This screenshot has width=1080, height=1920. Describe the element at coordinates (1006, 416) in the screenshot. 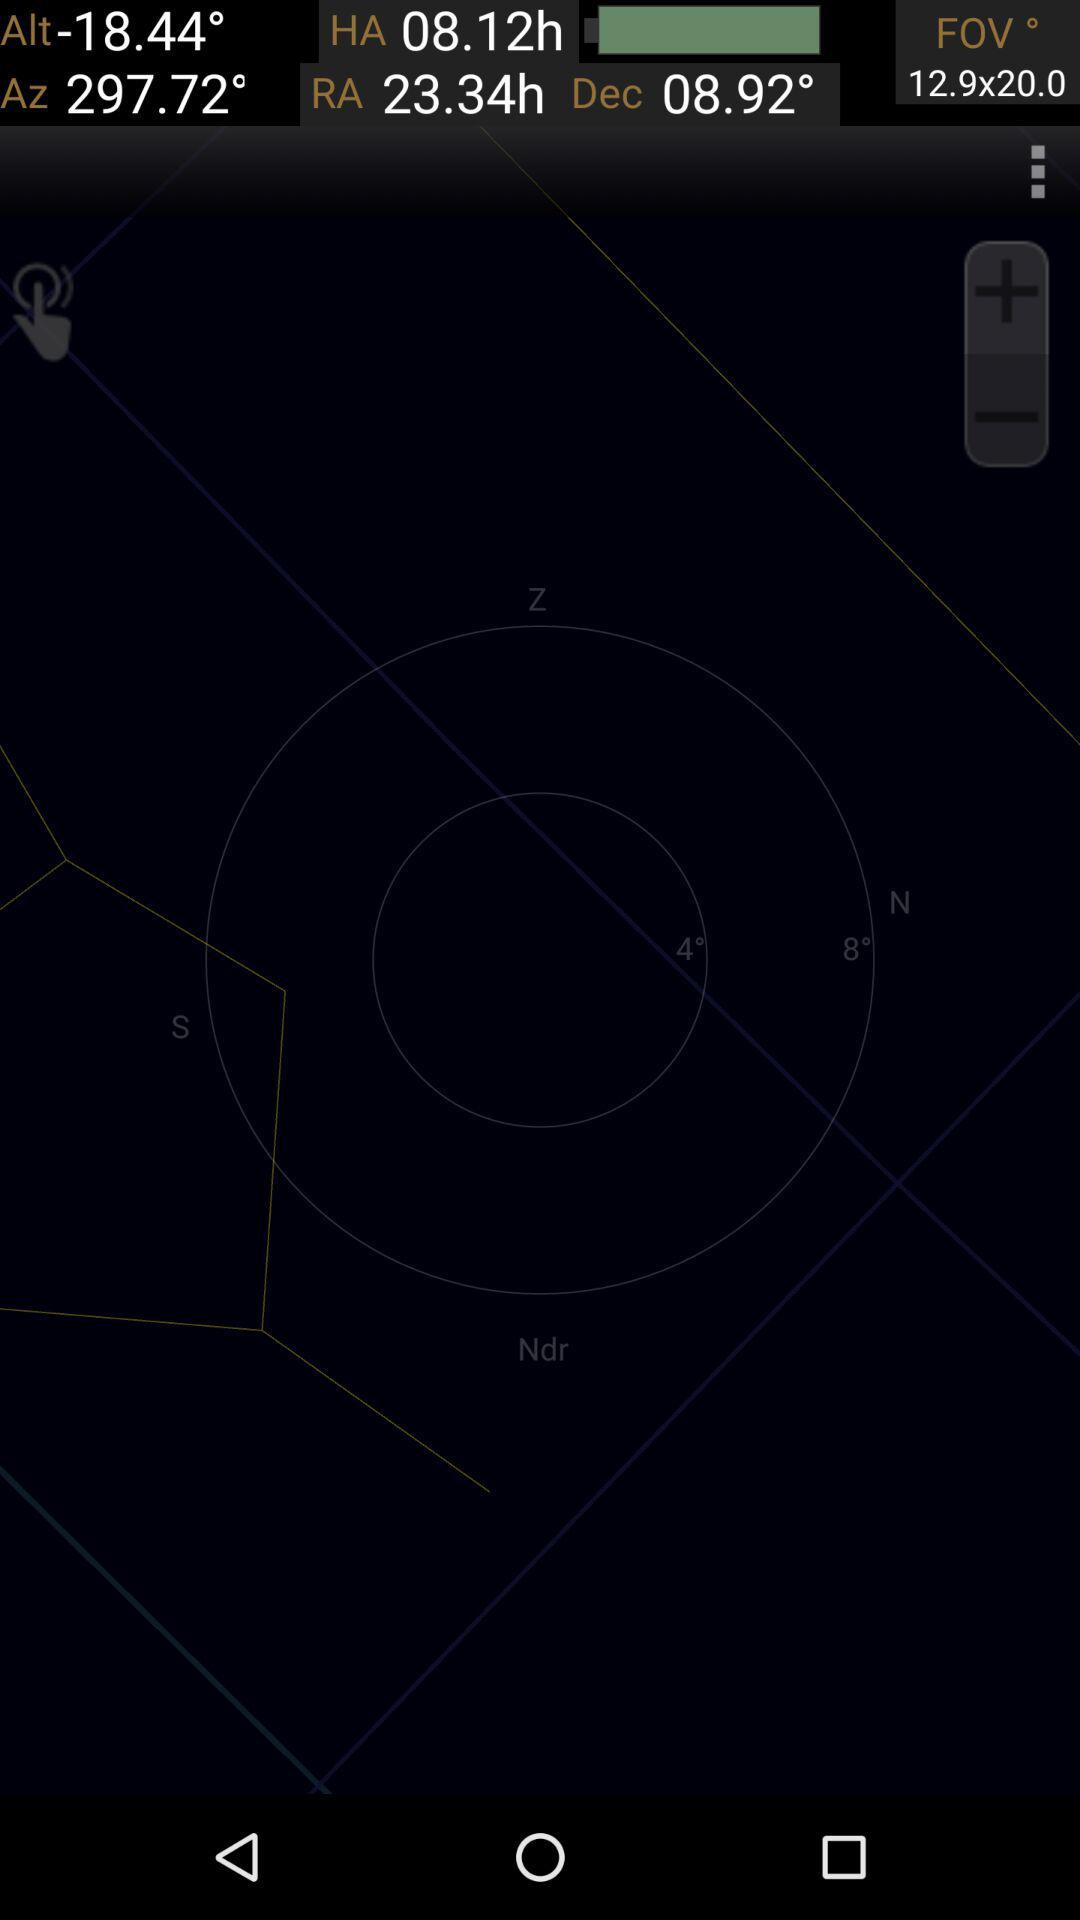

I see `zoom out` at that location.